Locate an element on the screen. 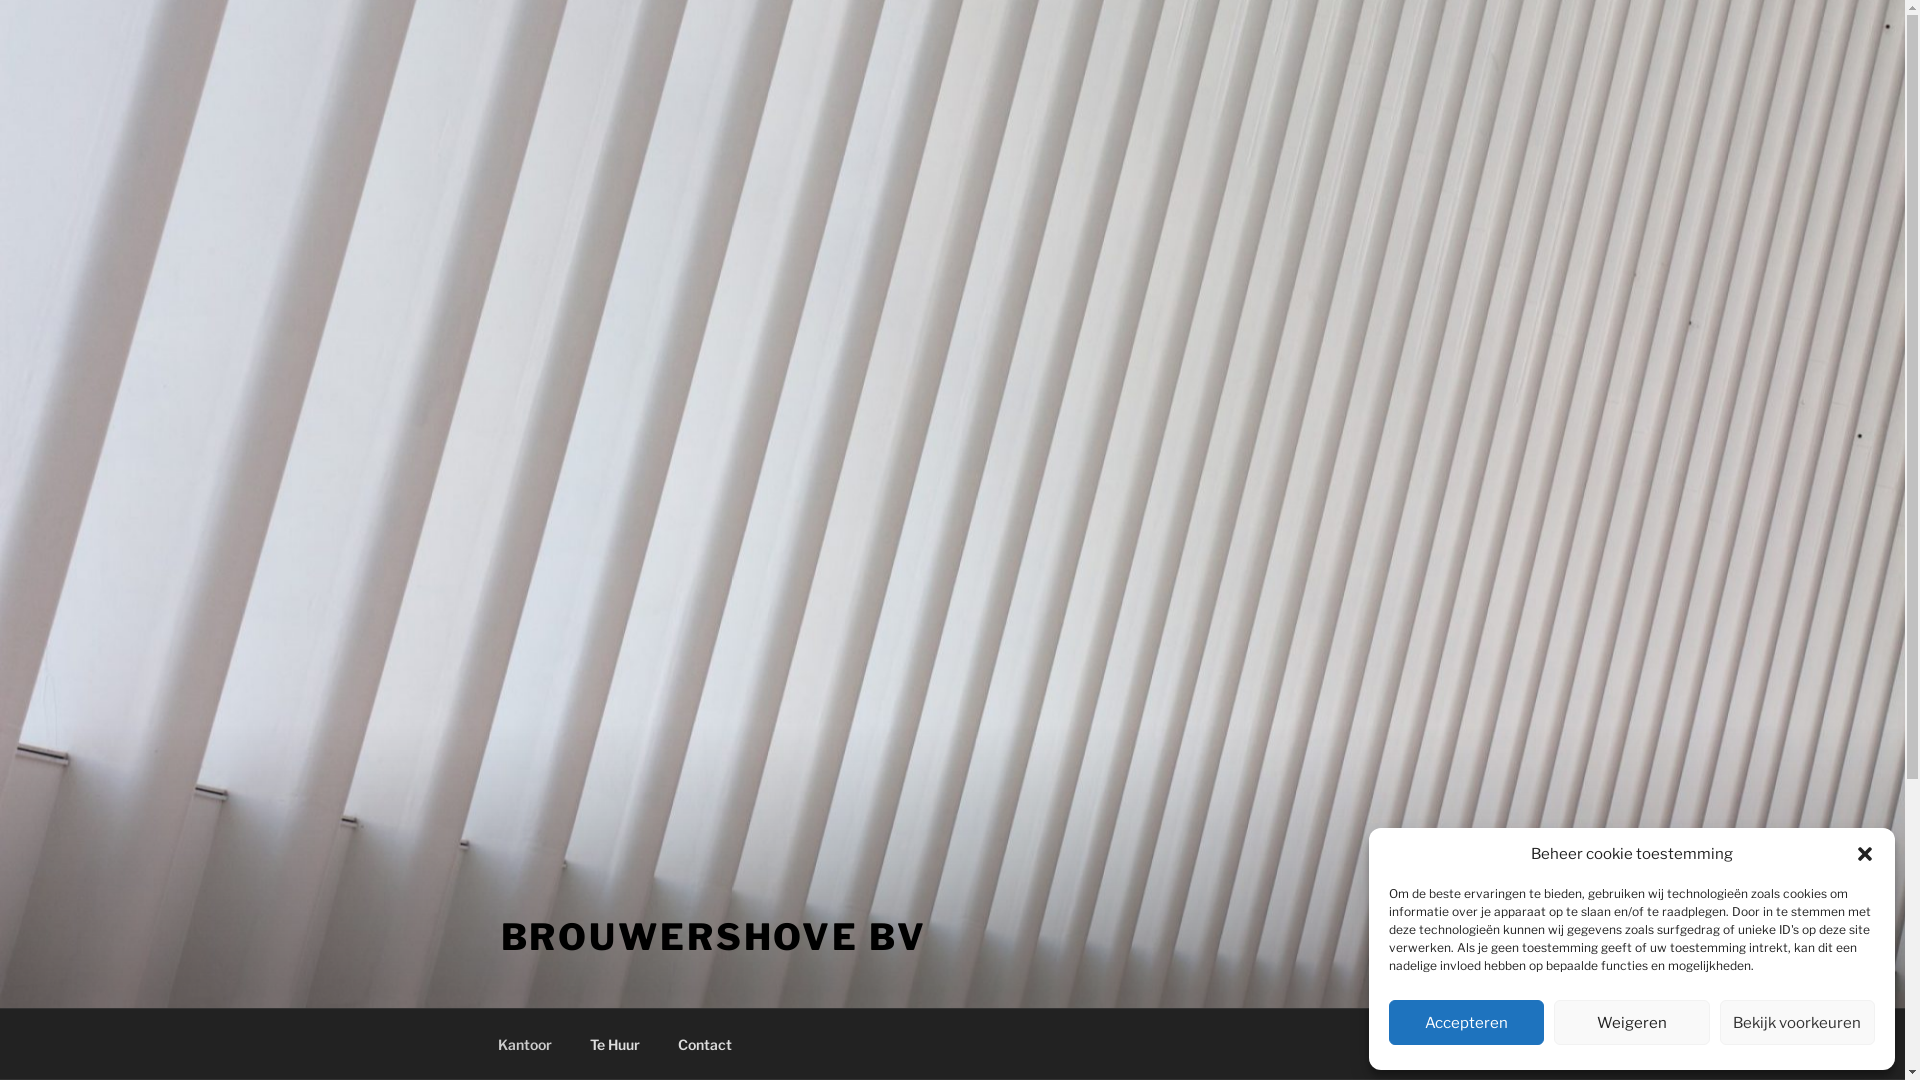 The height and width of the screenshot is (1080, 1920). 'Kantoor' is located at coordinates (524, 1043).